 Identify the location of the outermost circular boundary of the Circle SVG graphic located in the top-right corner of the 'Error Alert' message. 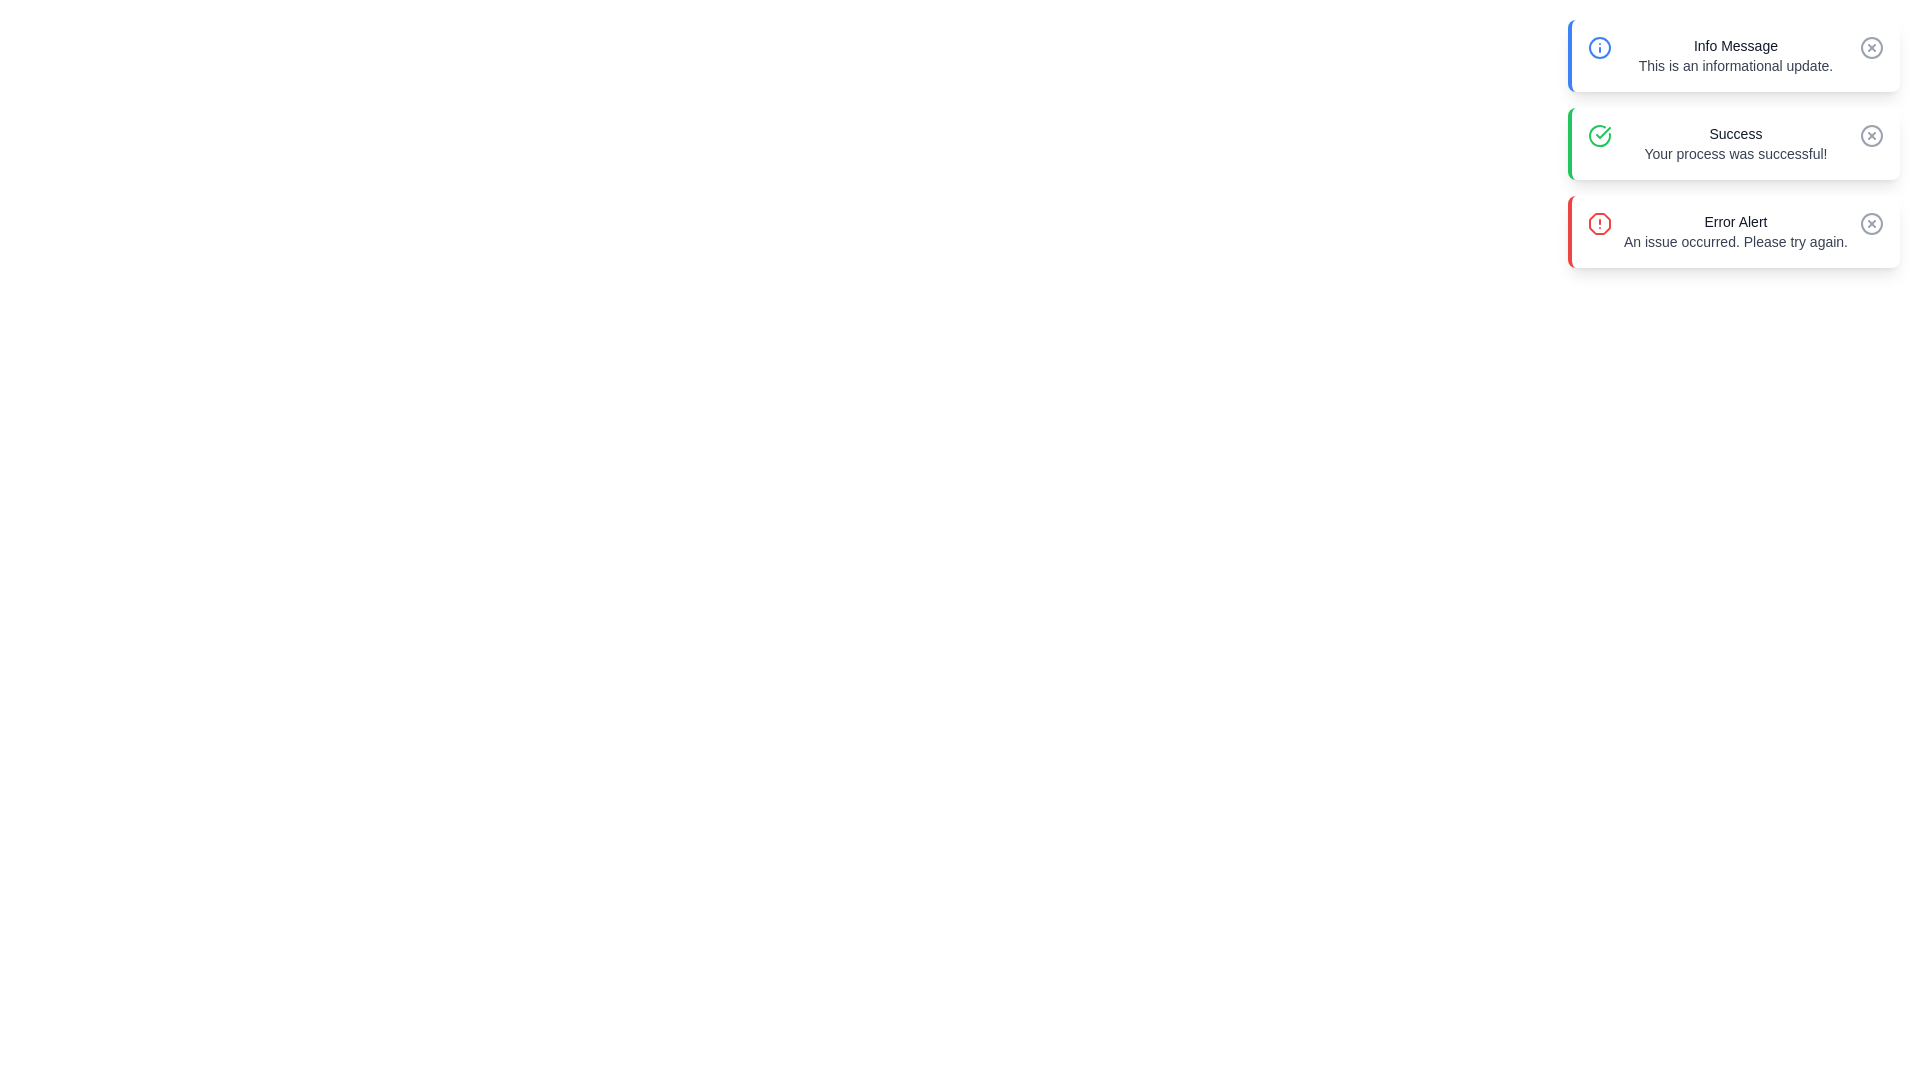
(1871, 135).